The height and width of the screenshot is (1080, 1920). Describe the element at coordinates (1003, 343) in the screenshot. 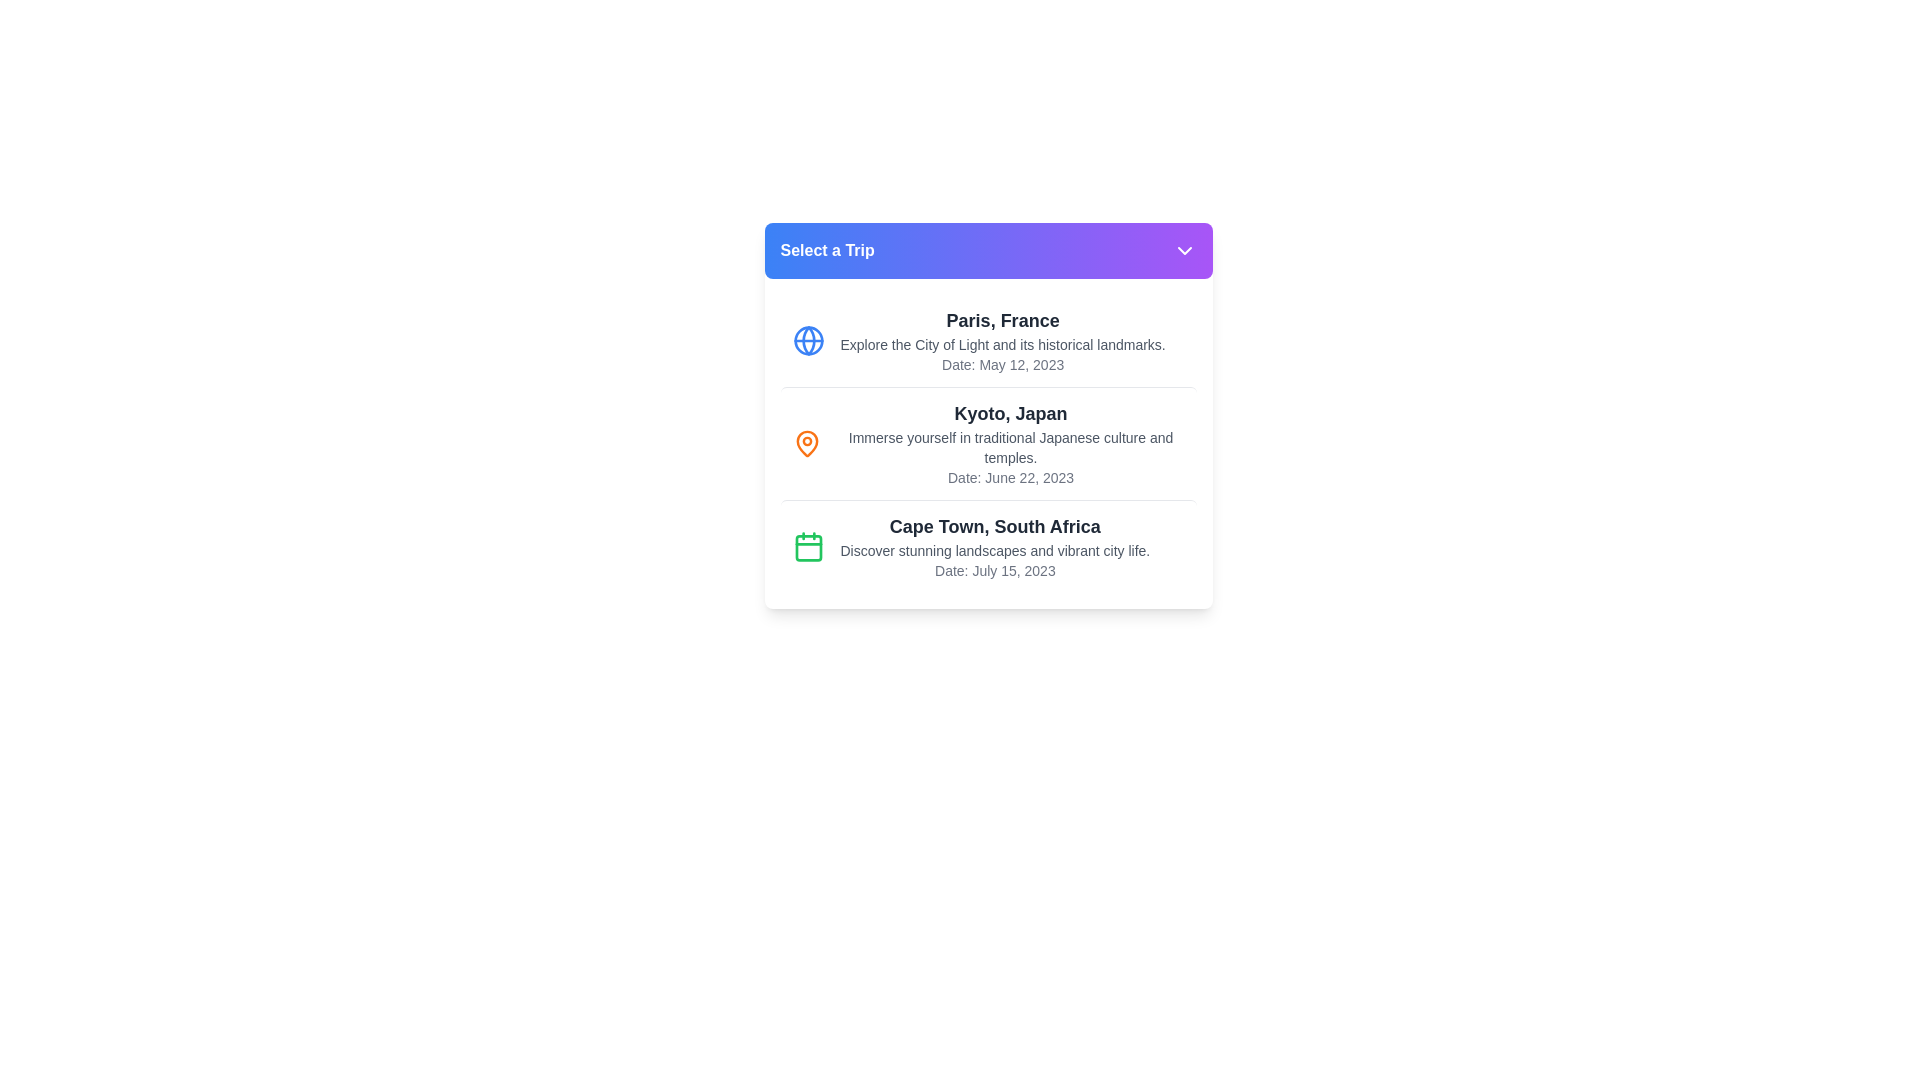

I see `the text element that reads 'Explore the City of Light and its historical landmarks.' located below the heading 'Paris, France.'` at that location.